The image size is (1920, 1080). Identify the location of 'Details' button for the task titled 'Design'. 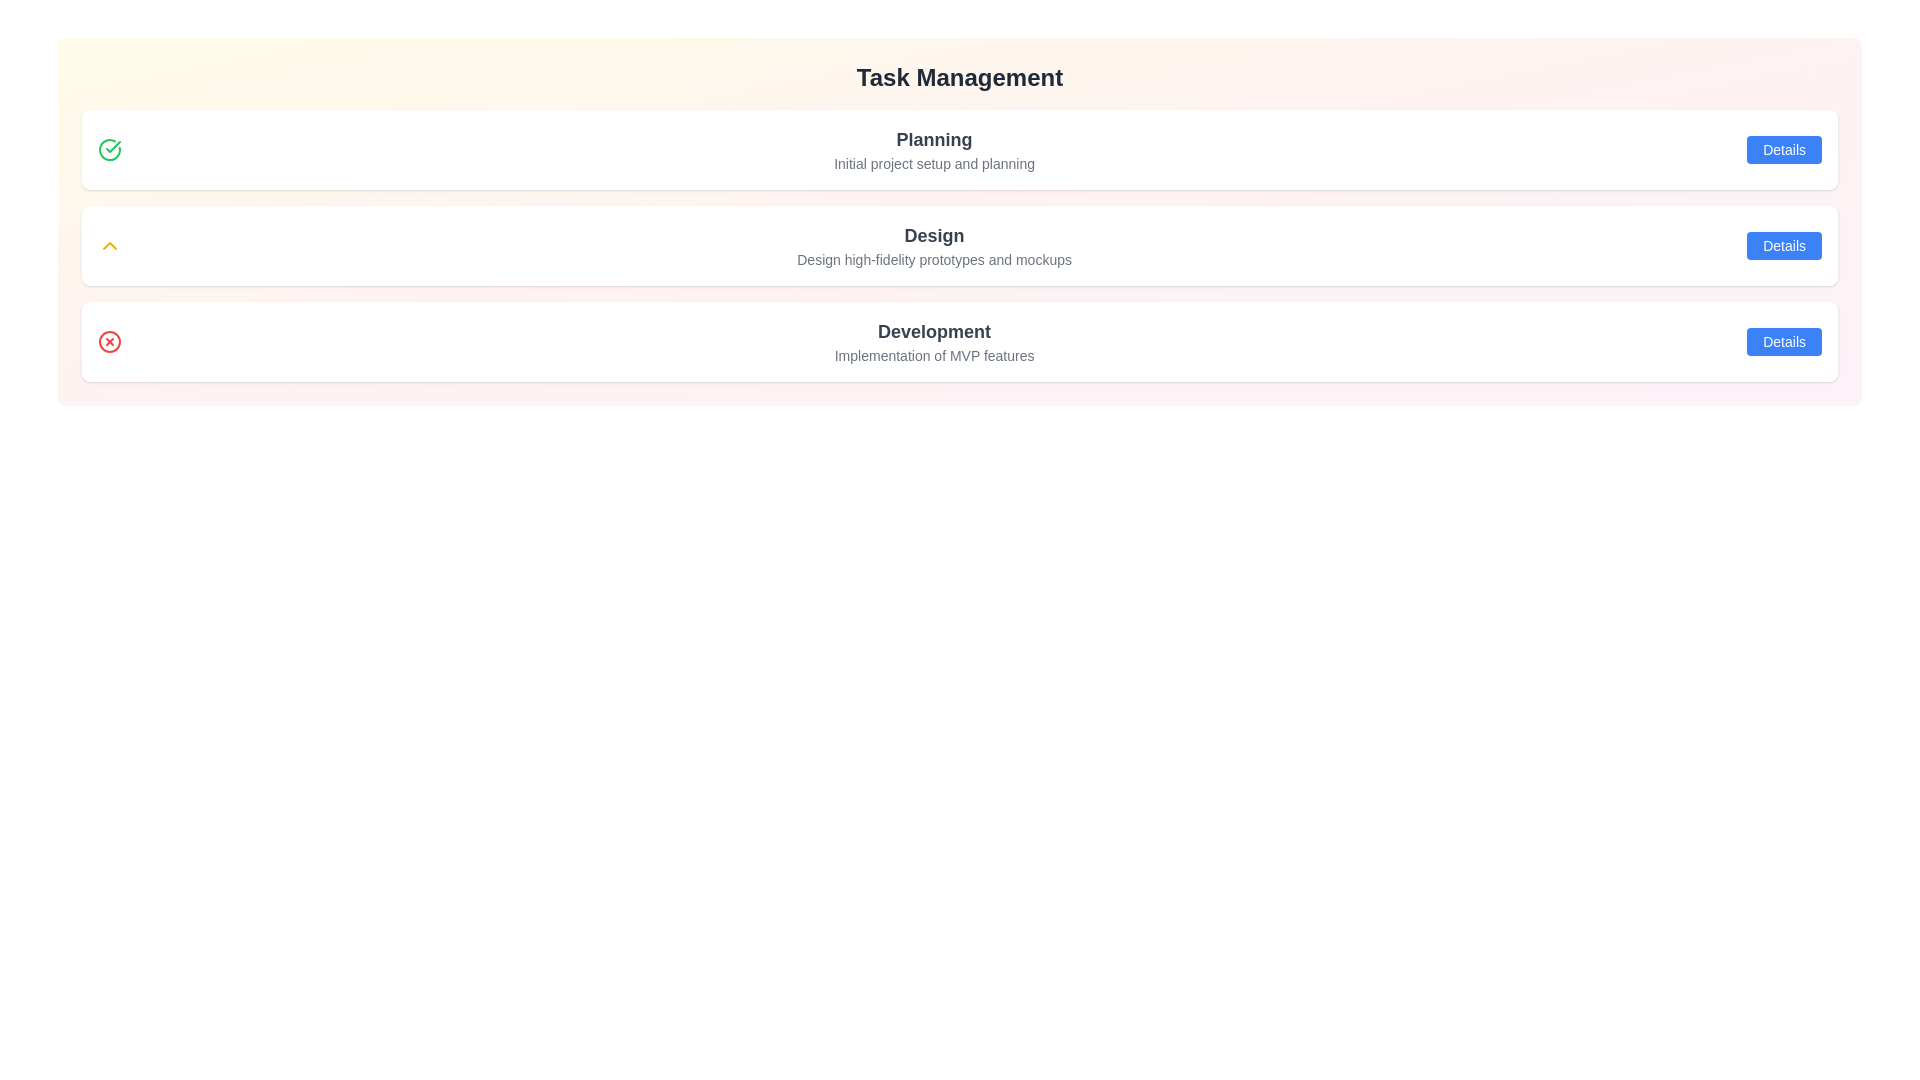
(1784, 245).